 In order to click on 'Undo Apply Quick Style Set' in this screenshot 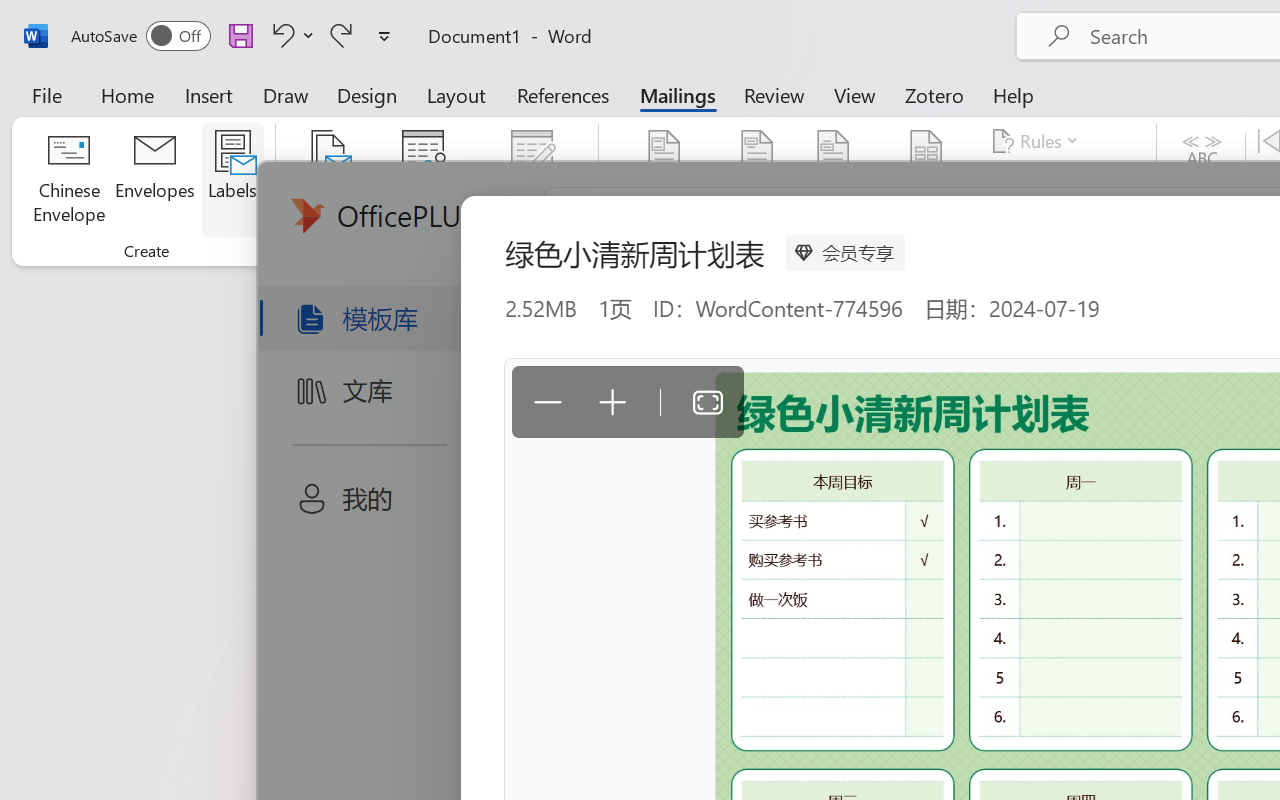, I will do `click(289, 34)`.